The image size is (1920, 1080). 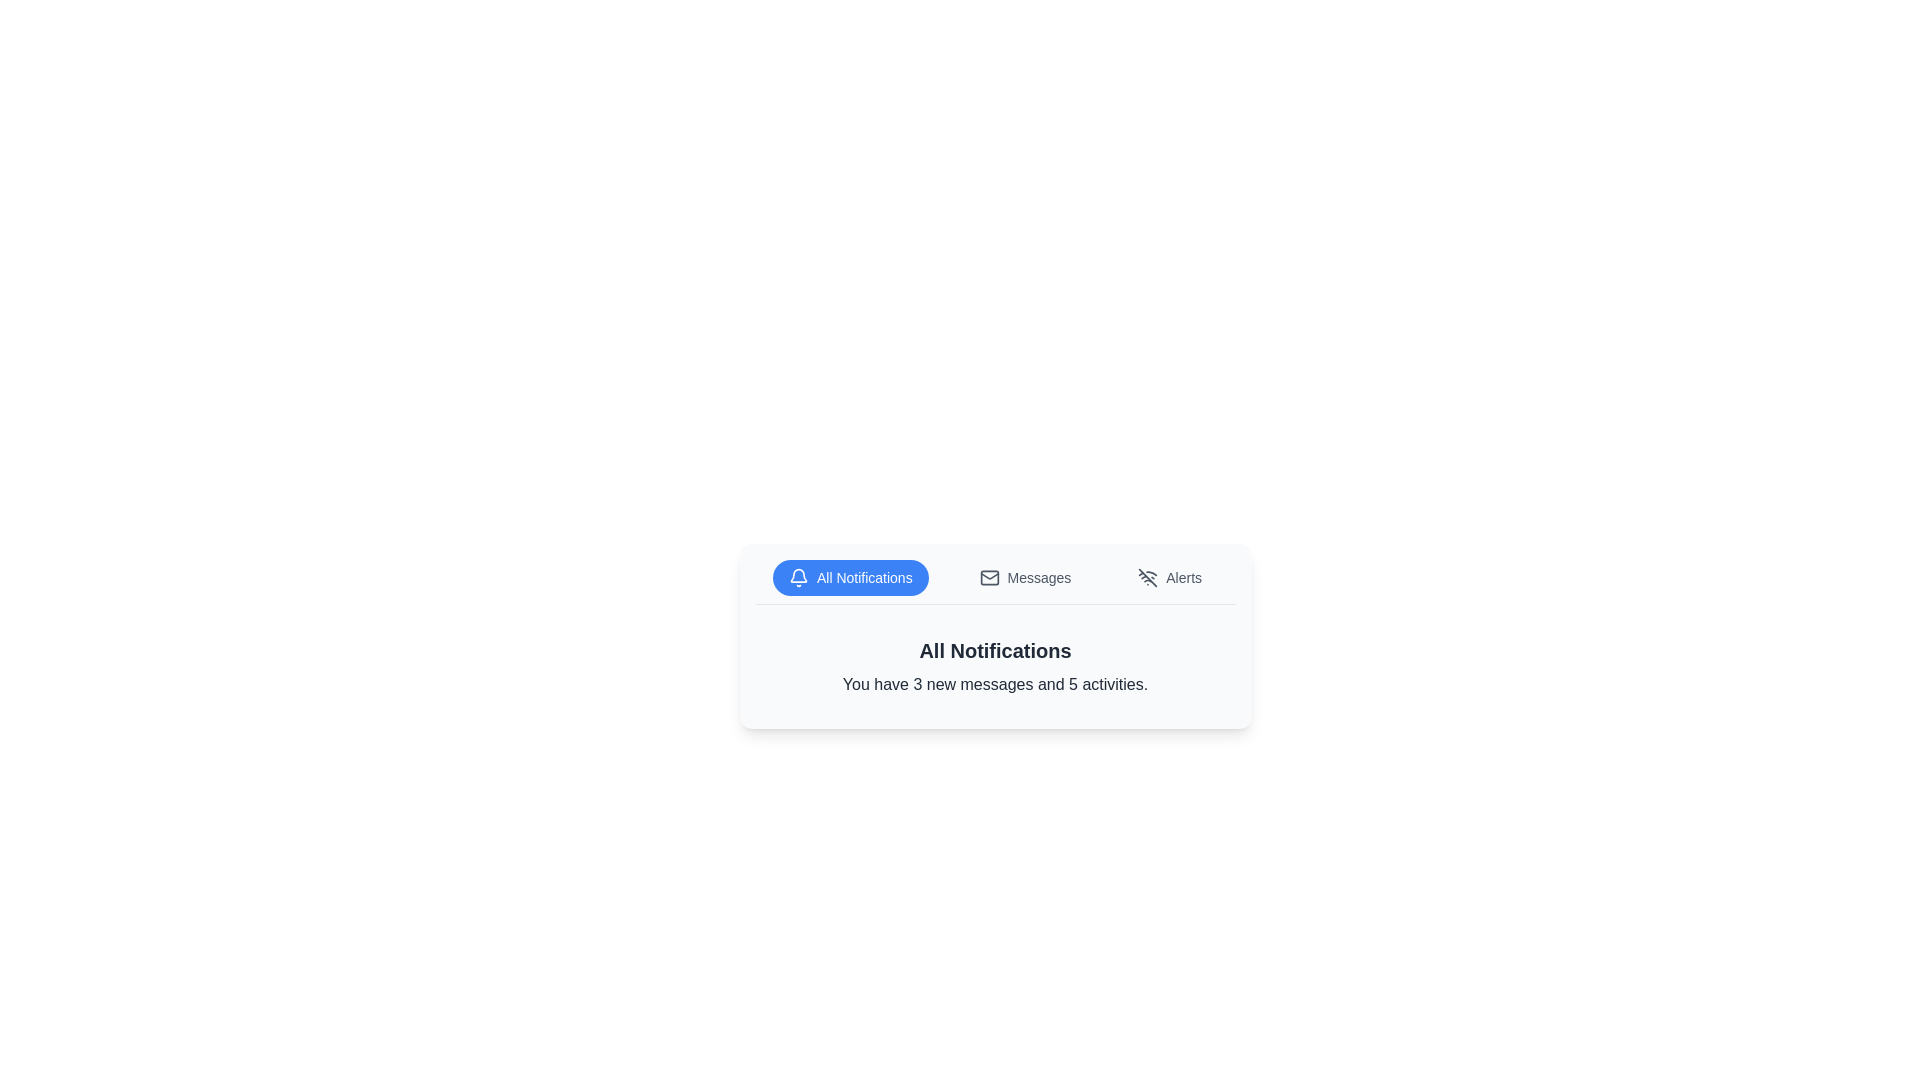 What do you see at coordinates (1170, 578) in the screenshot?
I see `the 'Alerts' button` at bounding box center [1170, 578].